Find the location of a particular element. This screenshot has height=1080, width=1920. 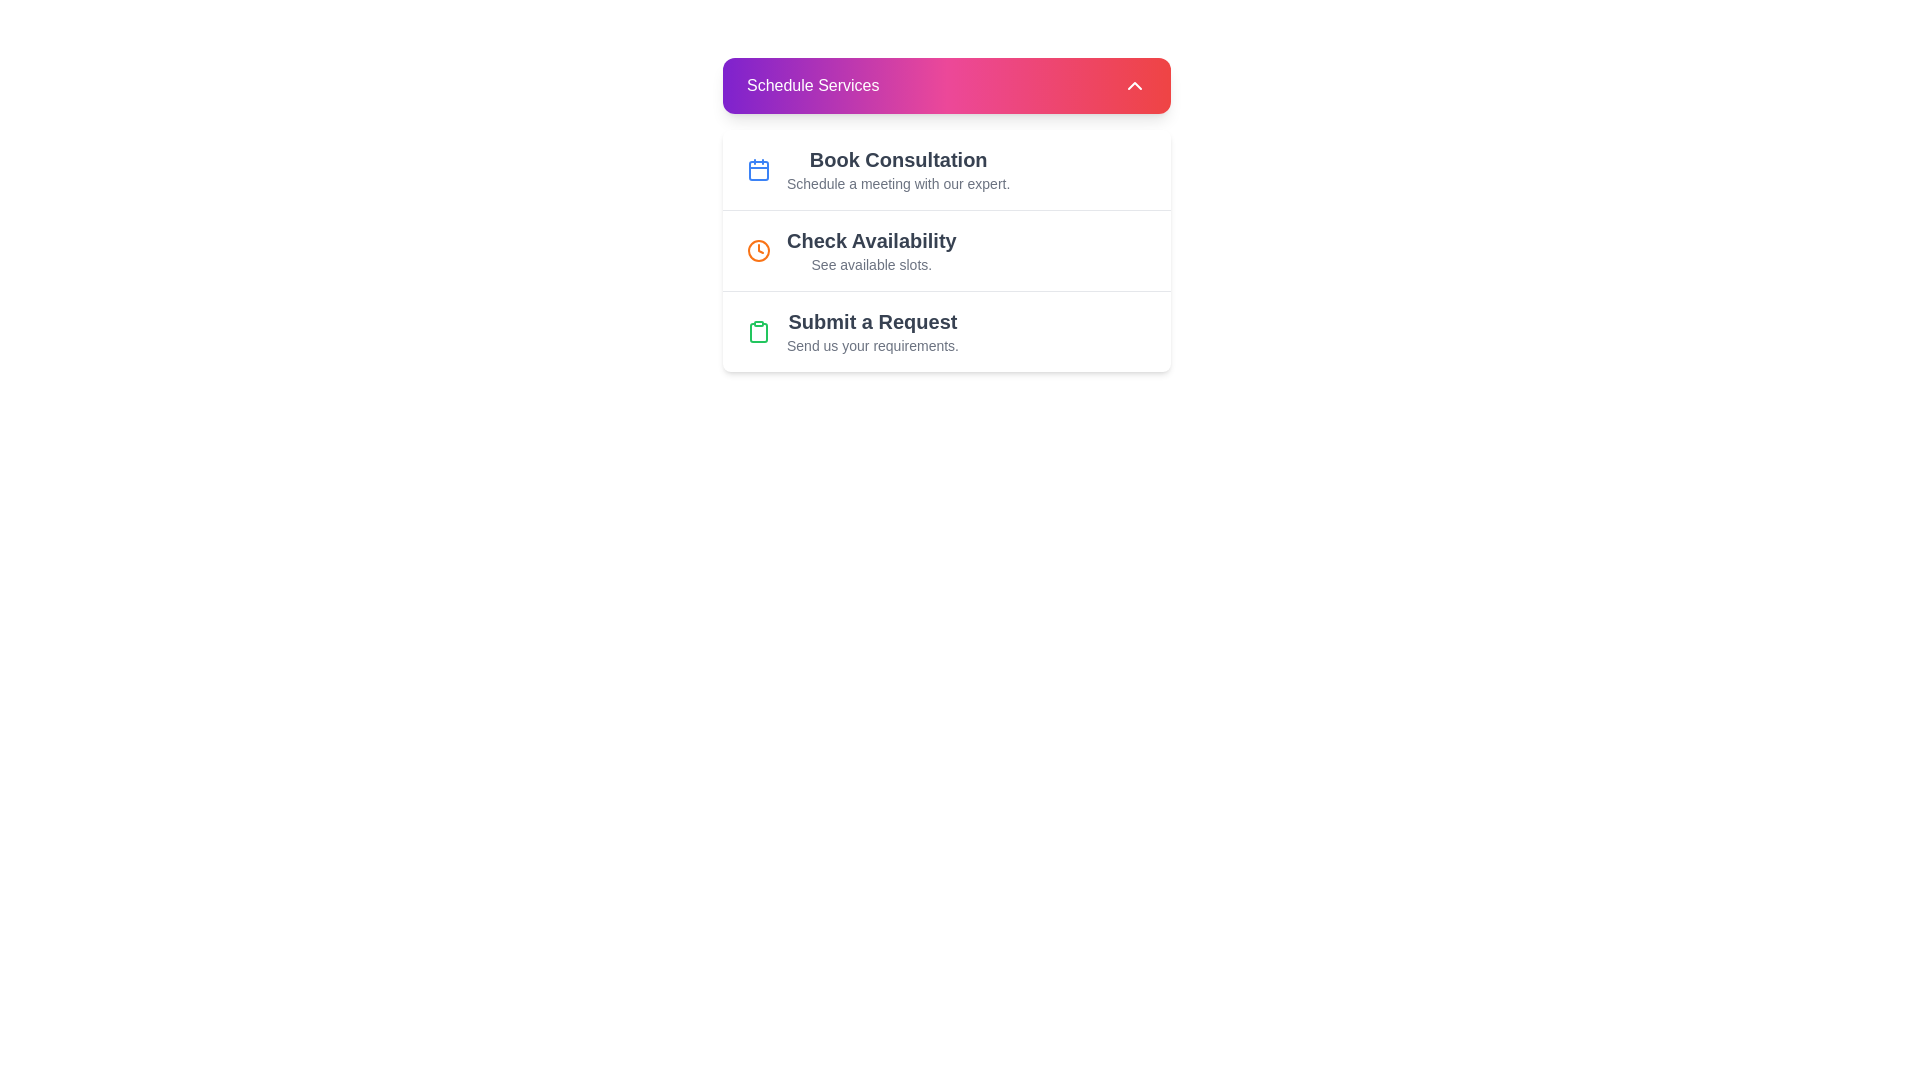

the consultation booking label located at the top of the 'Schedule Services' dropdown menu, which is next to a calendar icon and above the description text for scheduling a meeting is located at coordinates (897, 158).